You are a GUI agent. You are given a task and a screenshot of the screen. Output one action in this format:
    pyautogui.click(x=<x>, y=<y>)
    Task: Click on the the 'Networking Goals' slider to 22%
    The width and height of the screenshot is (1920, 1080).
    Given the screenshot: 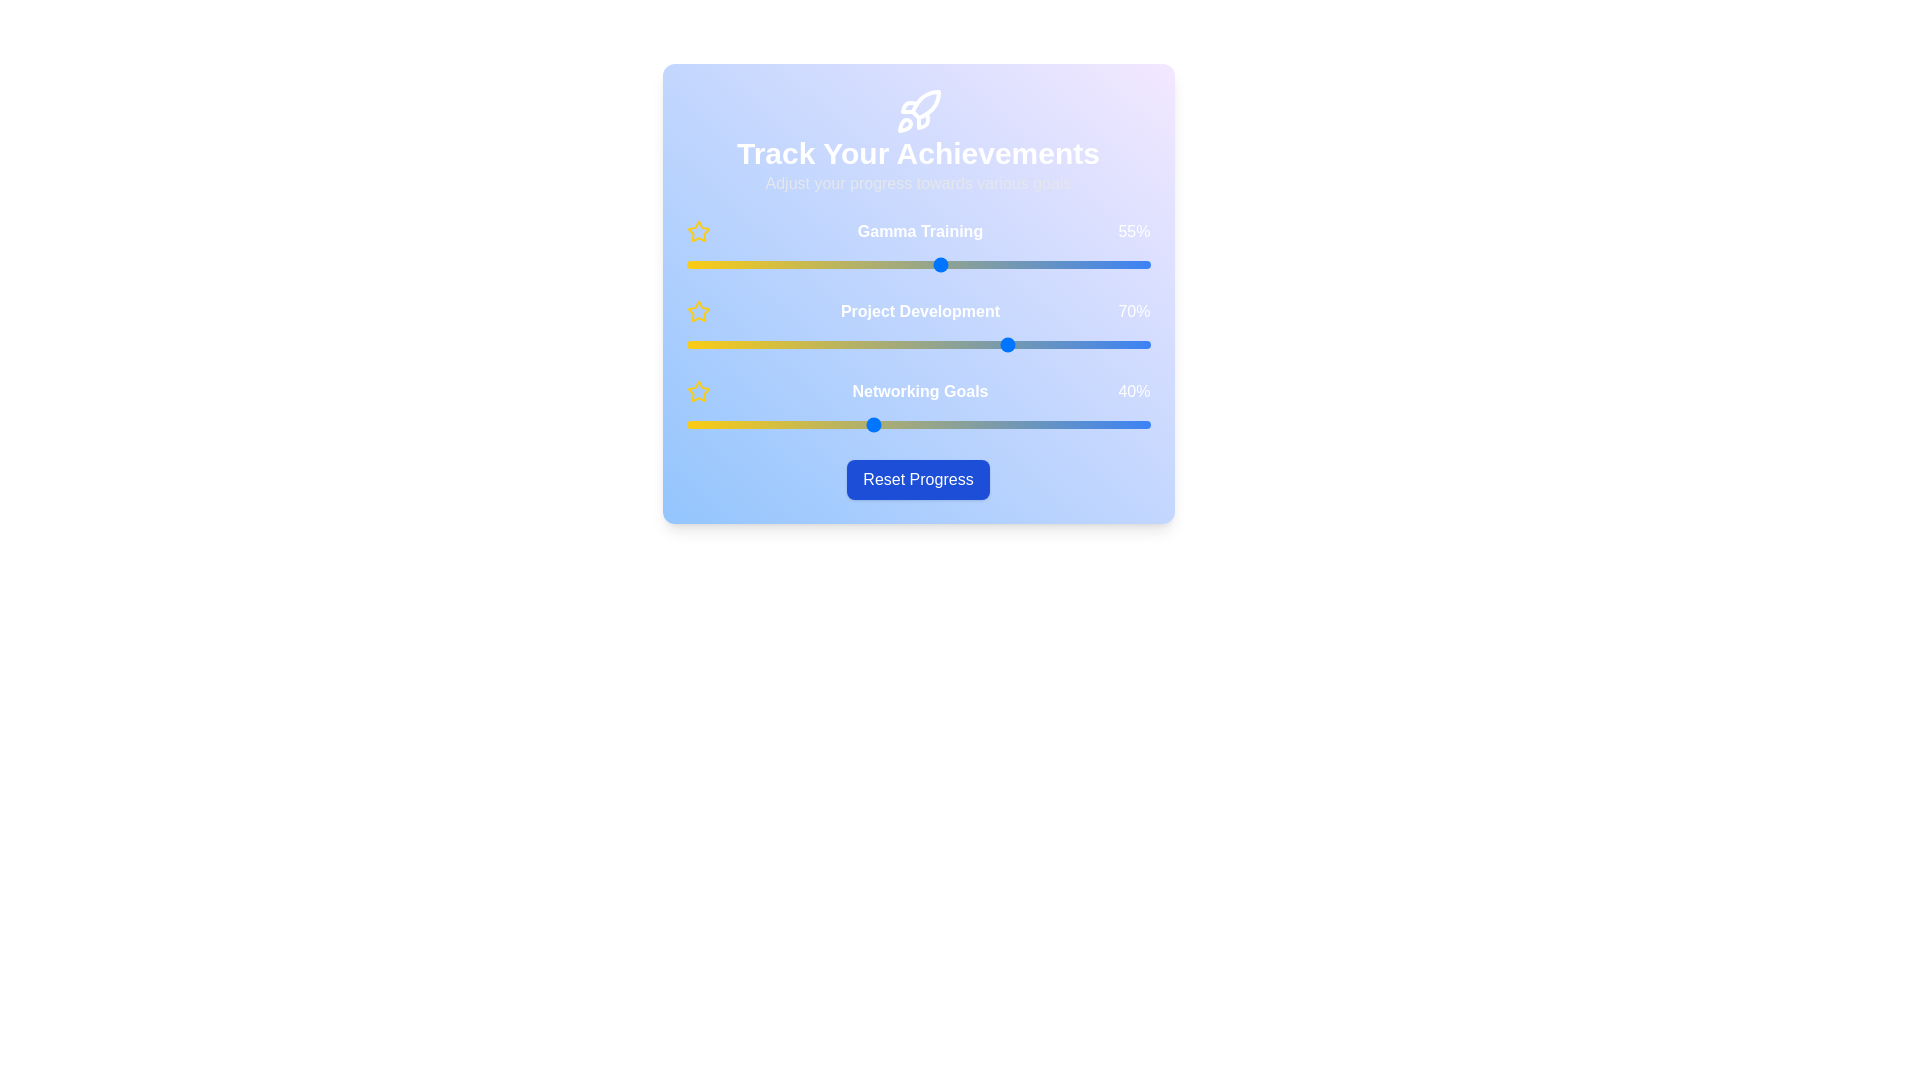 What is the action you would take?
    pyautogui.click(x=787, y=423)
    